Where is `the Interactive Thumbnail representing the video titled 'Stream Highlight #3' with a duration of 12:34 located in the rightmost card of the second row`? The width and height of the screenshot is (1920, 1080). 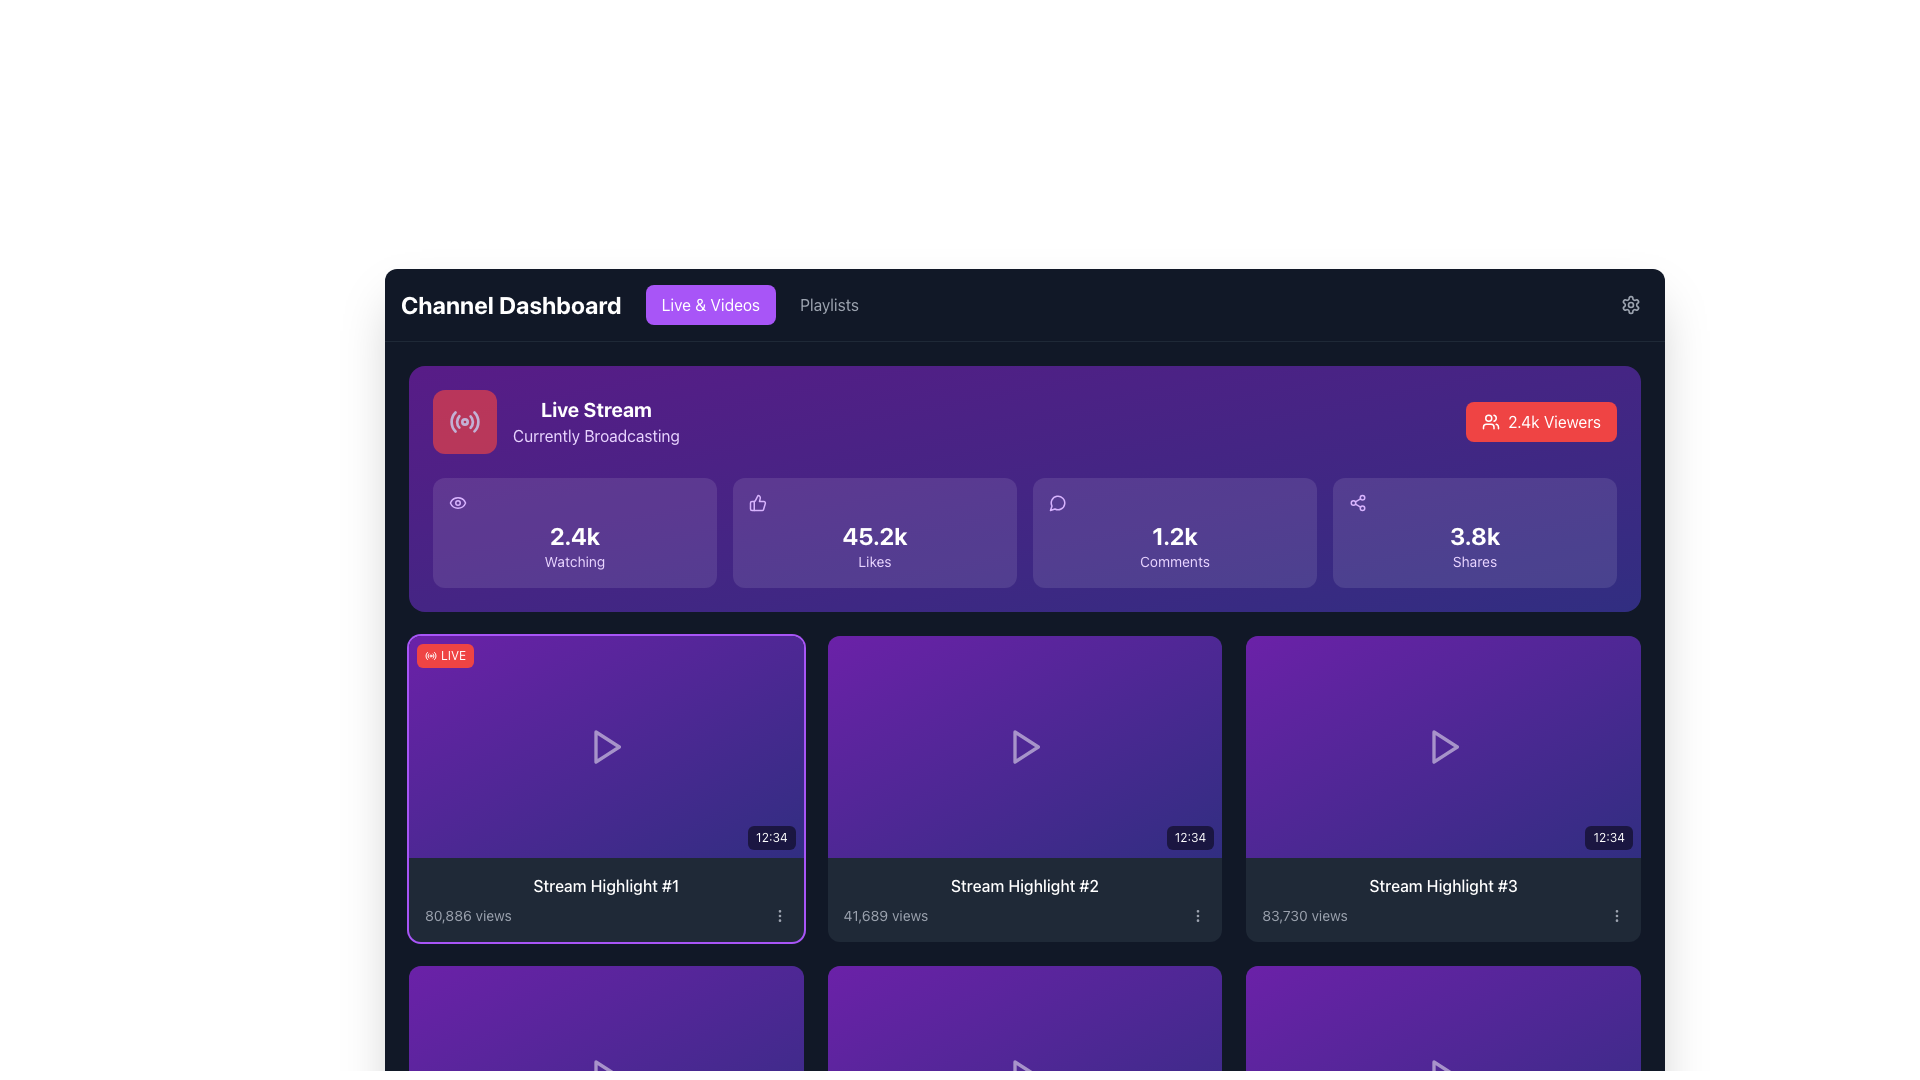
the Interactive Thumbnail representing the video titled 'Stream Highlight #3' with a duration of 12:34 located in the rightmost card of the second row is located at coordinates (1443, 747).